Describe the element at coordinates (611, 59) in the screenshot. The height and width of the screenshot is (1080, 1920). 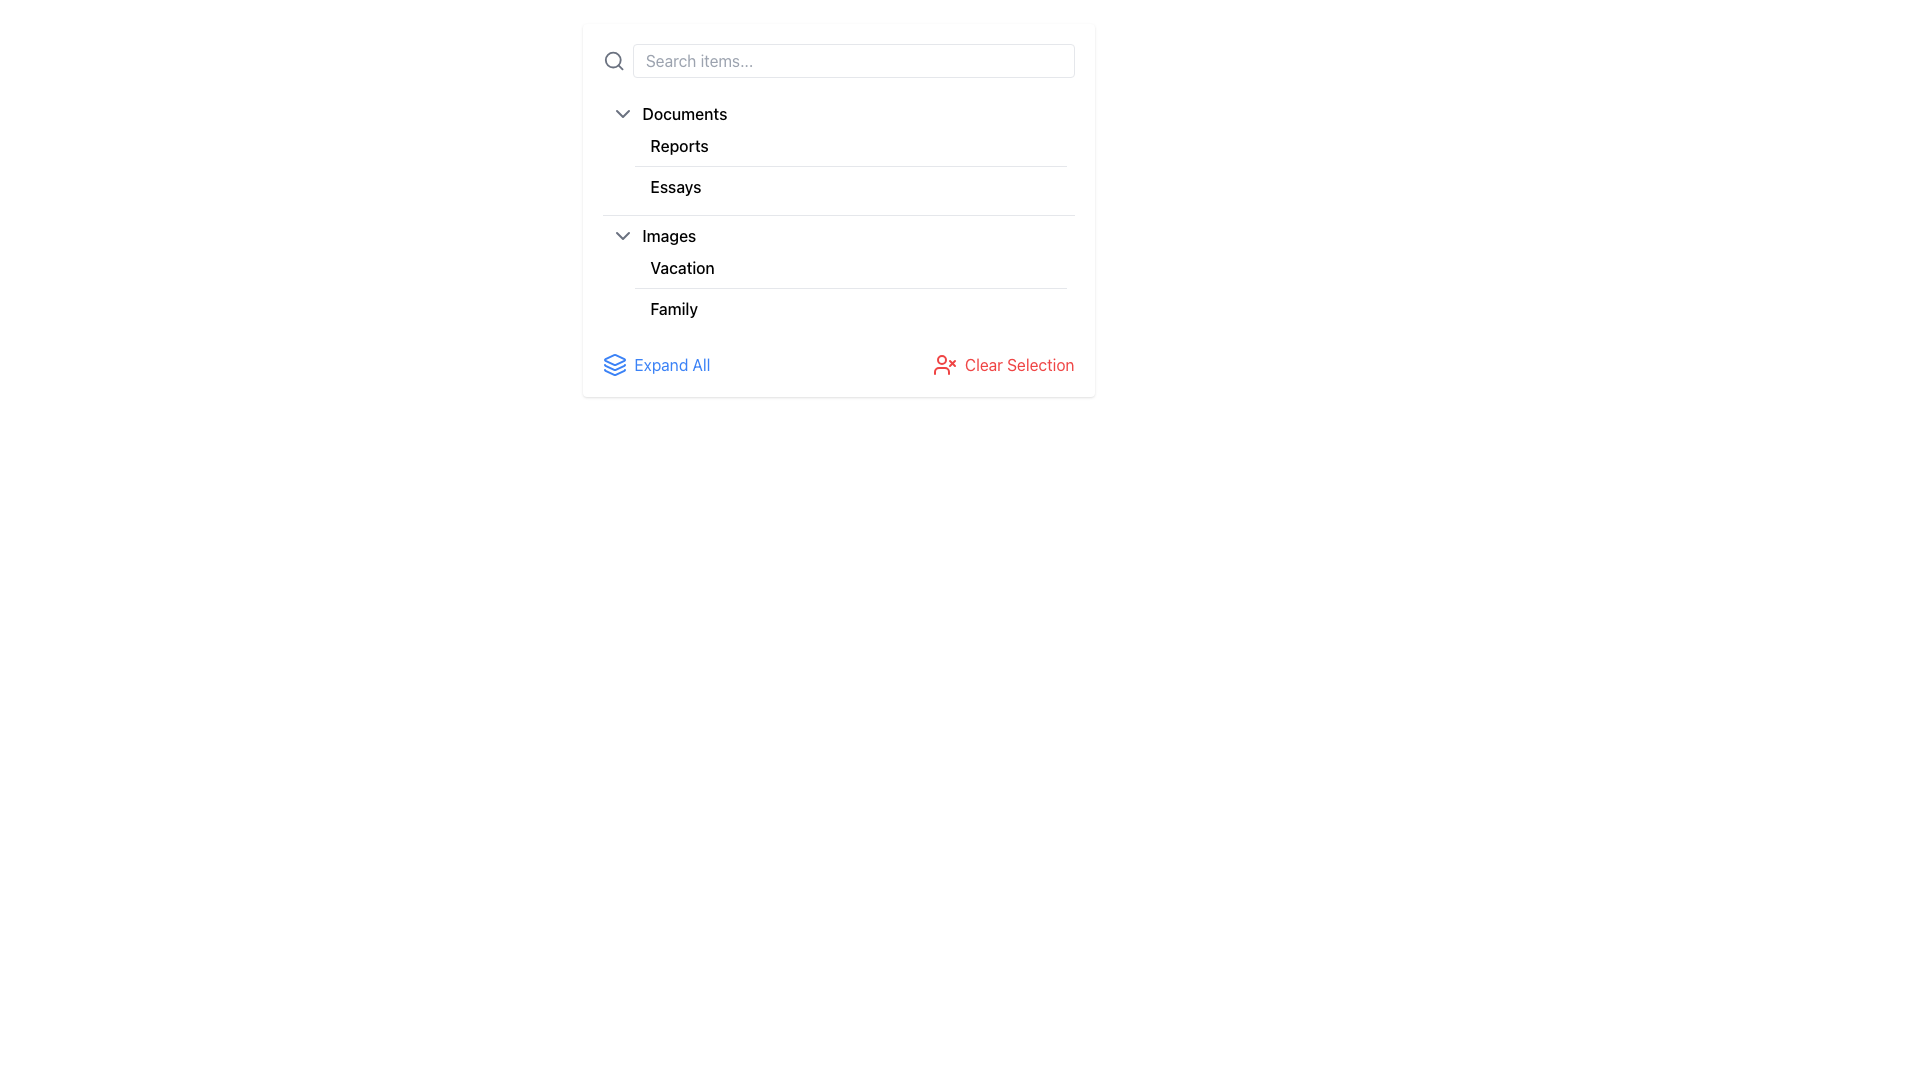
I see `the circular graphic element within the SVG component that serves as a decorative part of the search icon, located in the top-left corner adjacent to the 'Search items...' text input field` at that location.